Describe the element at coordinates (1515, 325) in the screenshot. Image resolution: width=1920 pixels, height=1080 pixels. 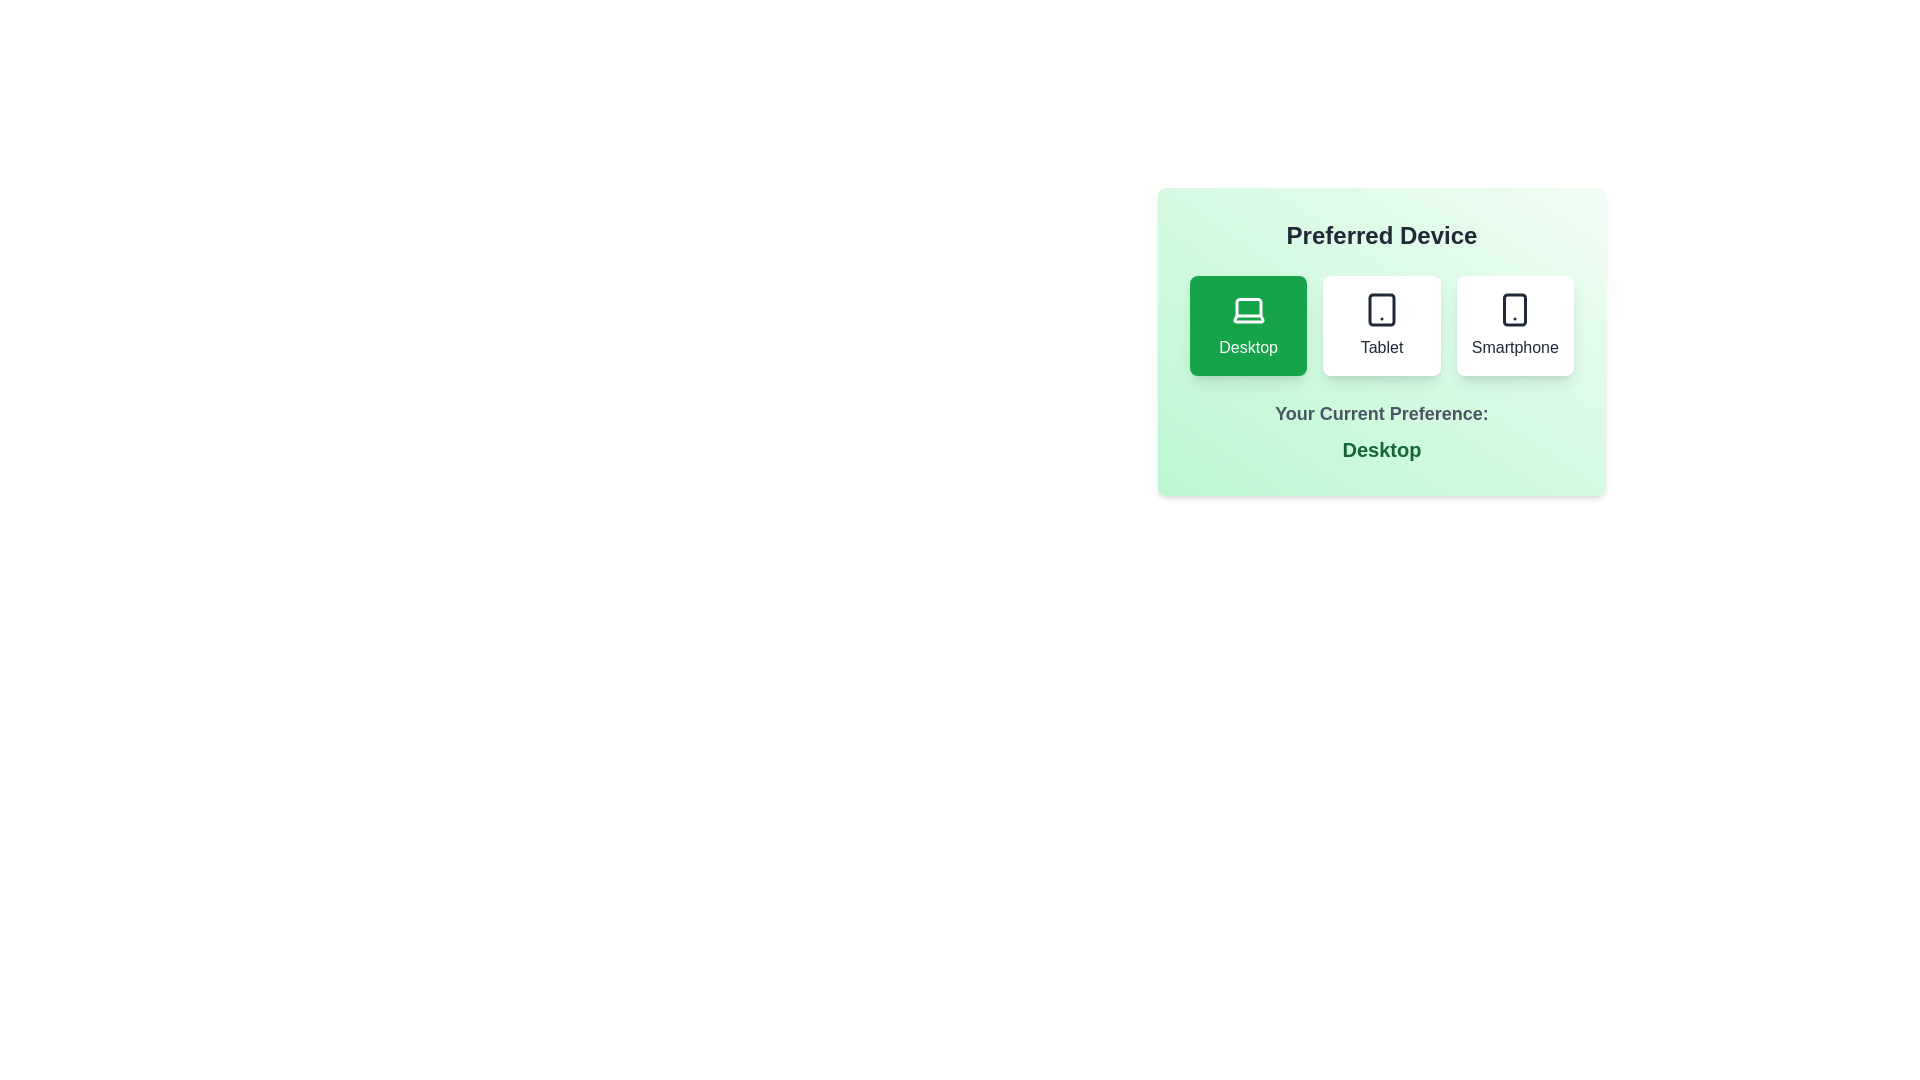
I see `the device preference by clicking the Smartphone button` at that location.